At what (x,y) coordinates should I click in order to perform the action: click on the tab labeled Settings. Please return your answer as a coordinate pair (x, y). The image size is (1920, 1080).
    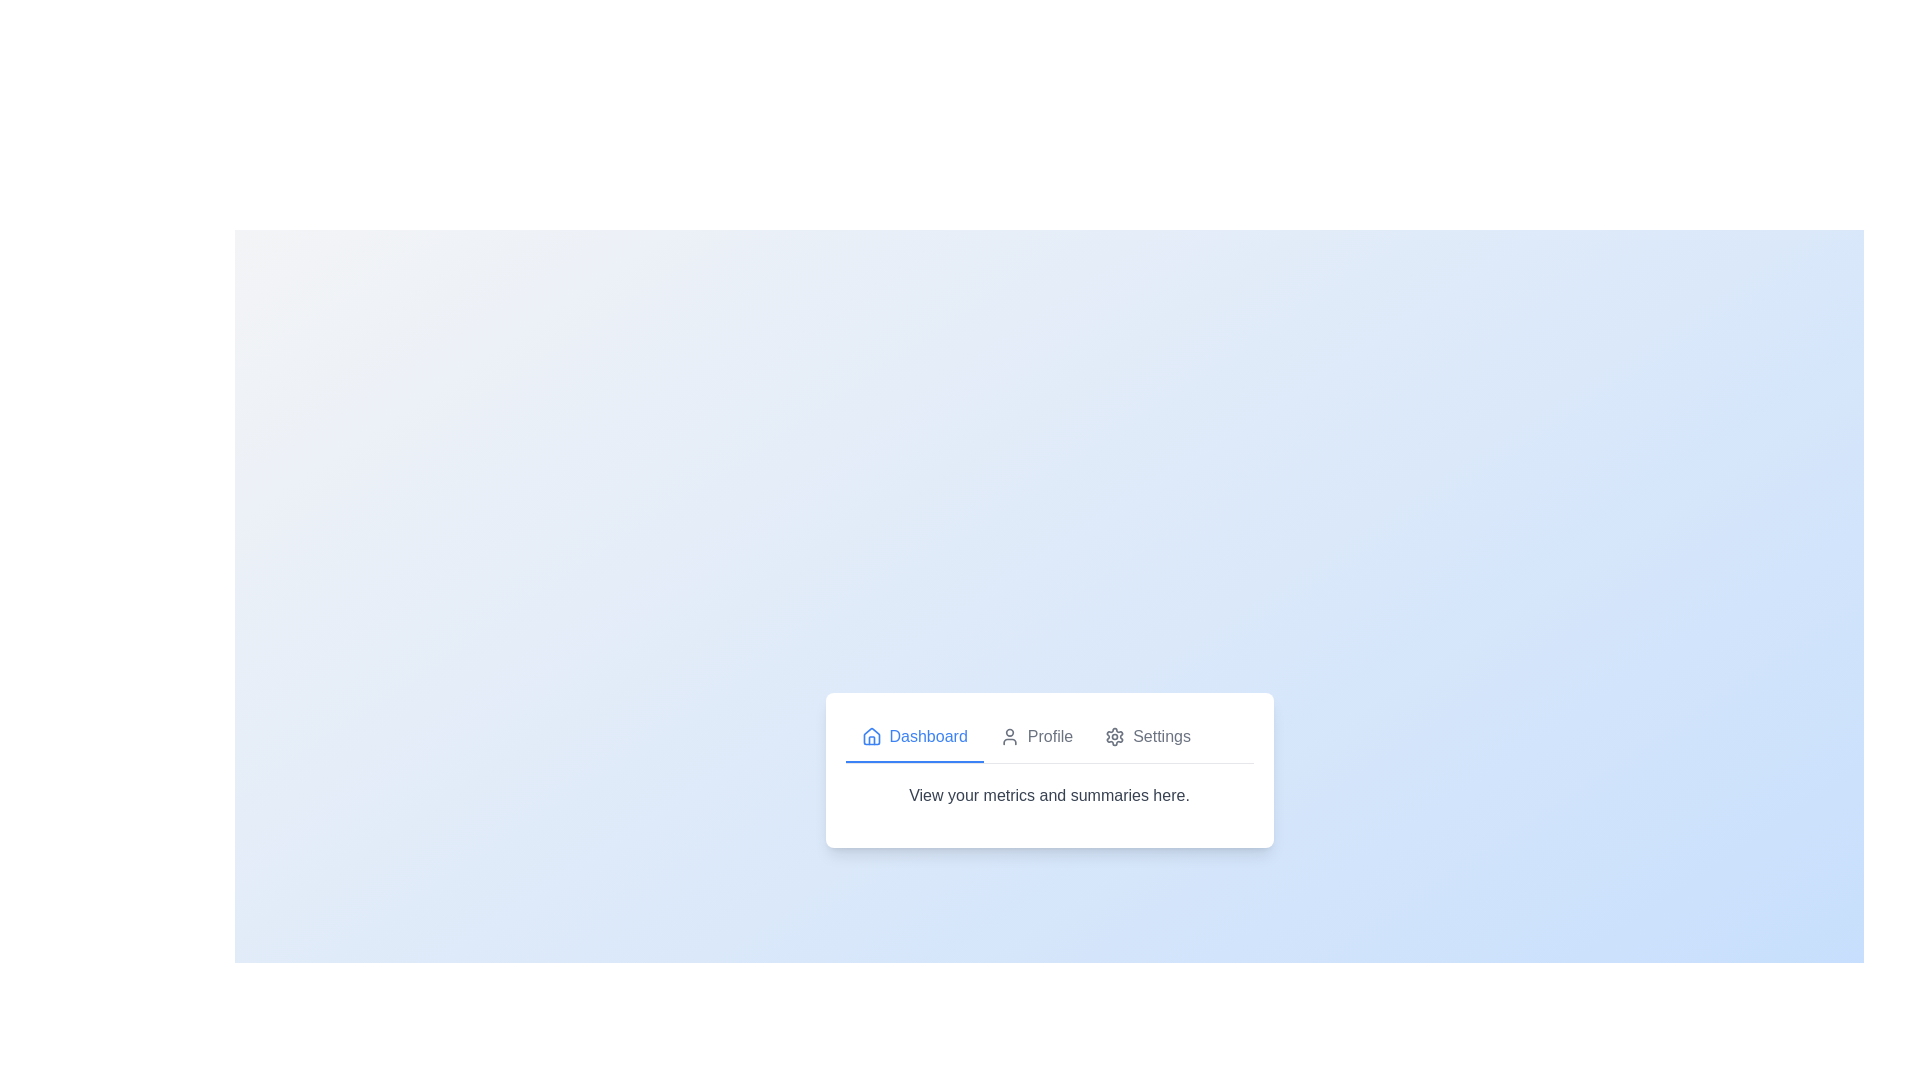
    Looking at the image, I should click on (1147, 737).